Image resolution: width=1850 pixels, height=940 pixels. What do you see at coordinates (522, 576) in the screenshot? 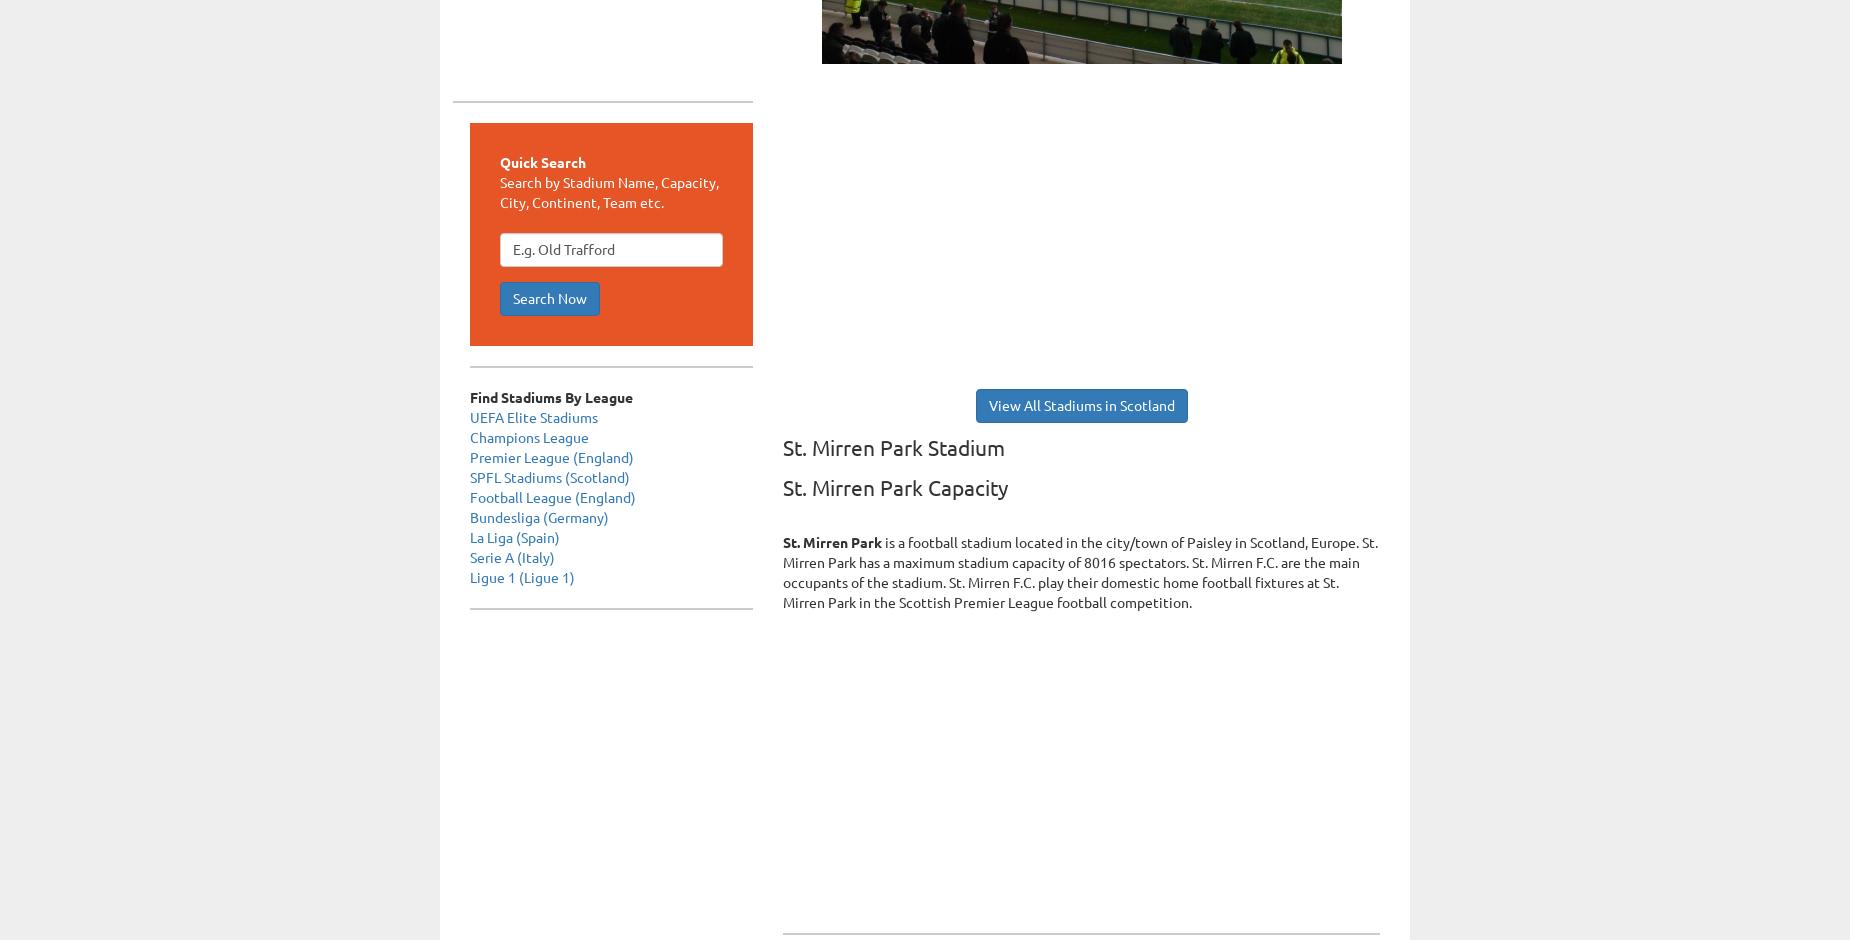
I see `'Ligue 1 (Ligue 1)'` at bounding box center [522, 576].